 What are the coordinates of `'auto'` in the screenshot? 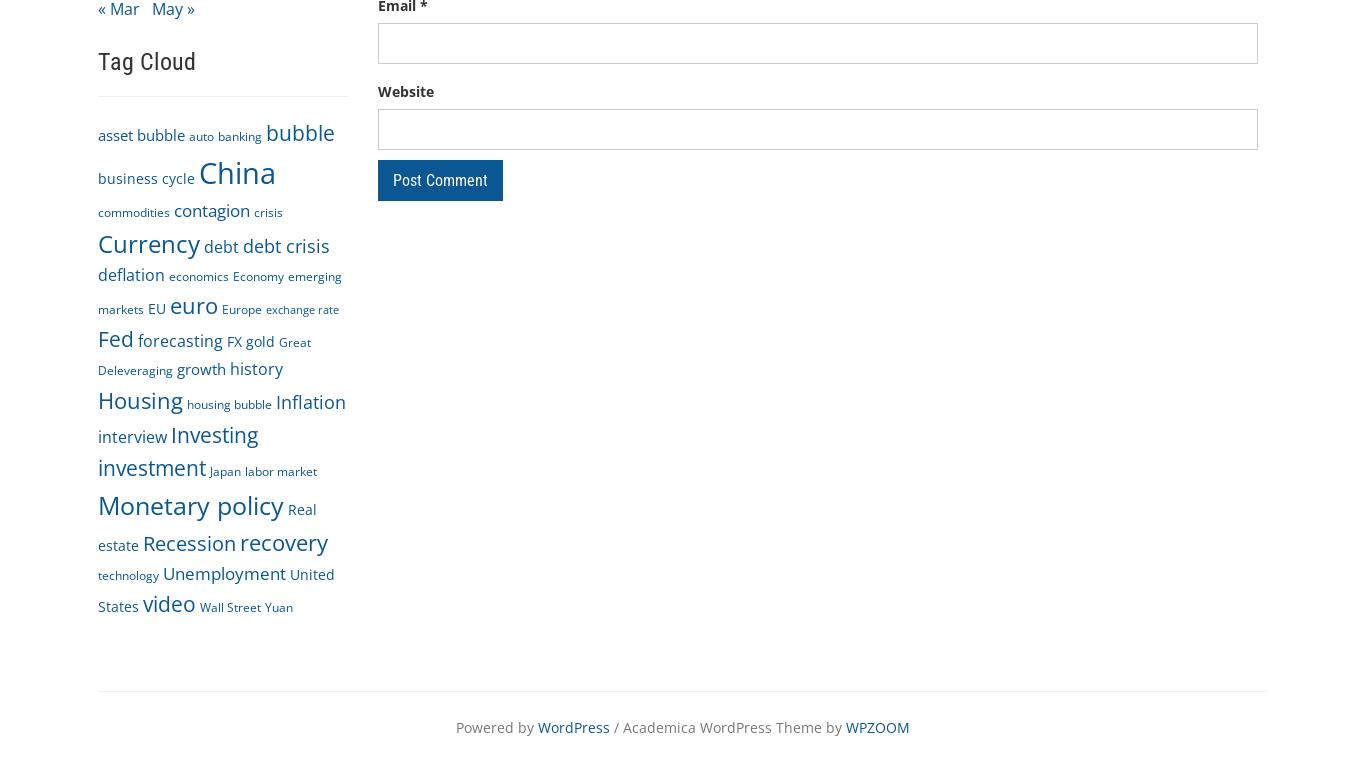 It's located at (200, 135).